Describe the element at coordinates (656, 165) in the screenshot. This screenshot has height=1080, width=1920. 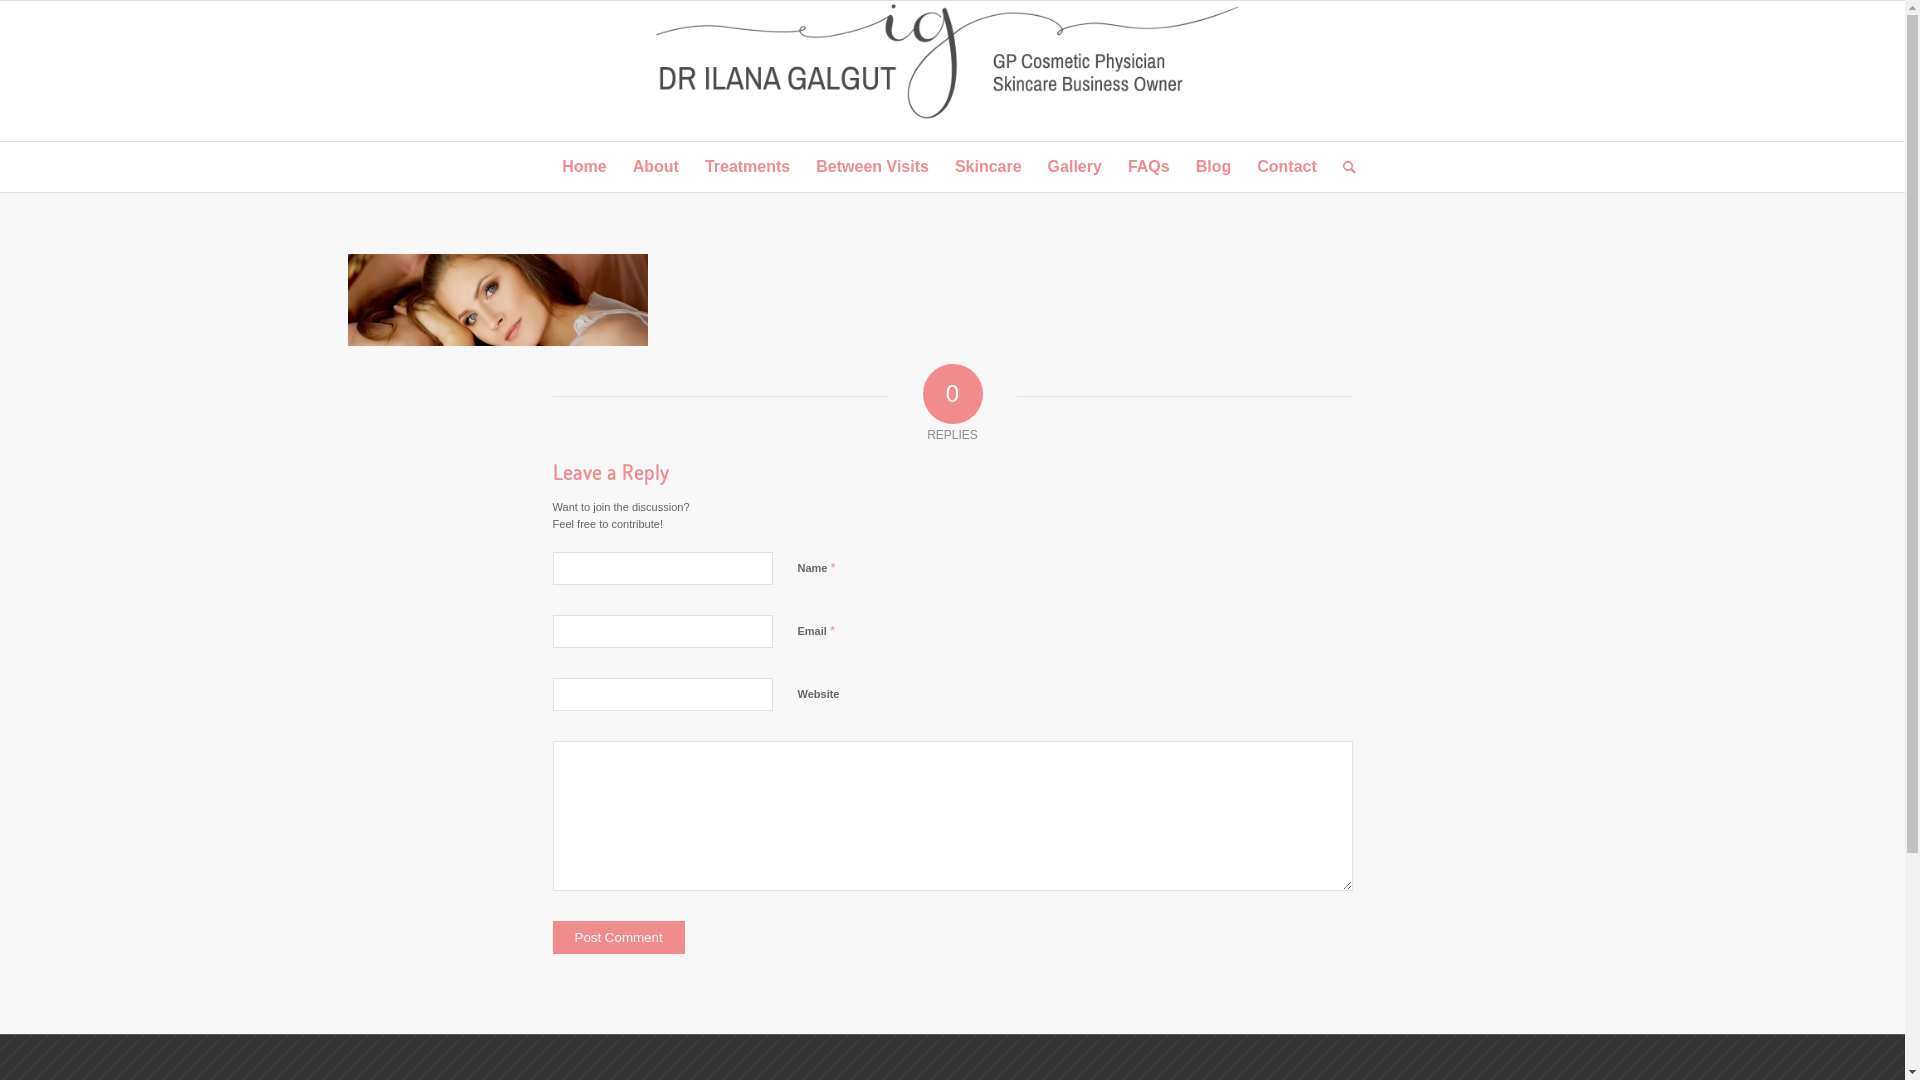
I see `'About'` at that location.